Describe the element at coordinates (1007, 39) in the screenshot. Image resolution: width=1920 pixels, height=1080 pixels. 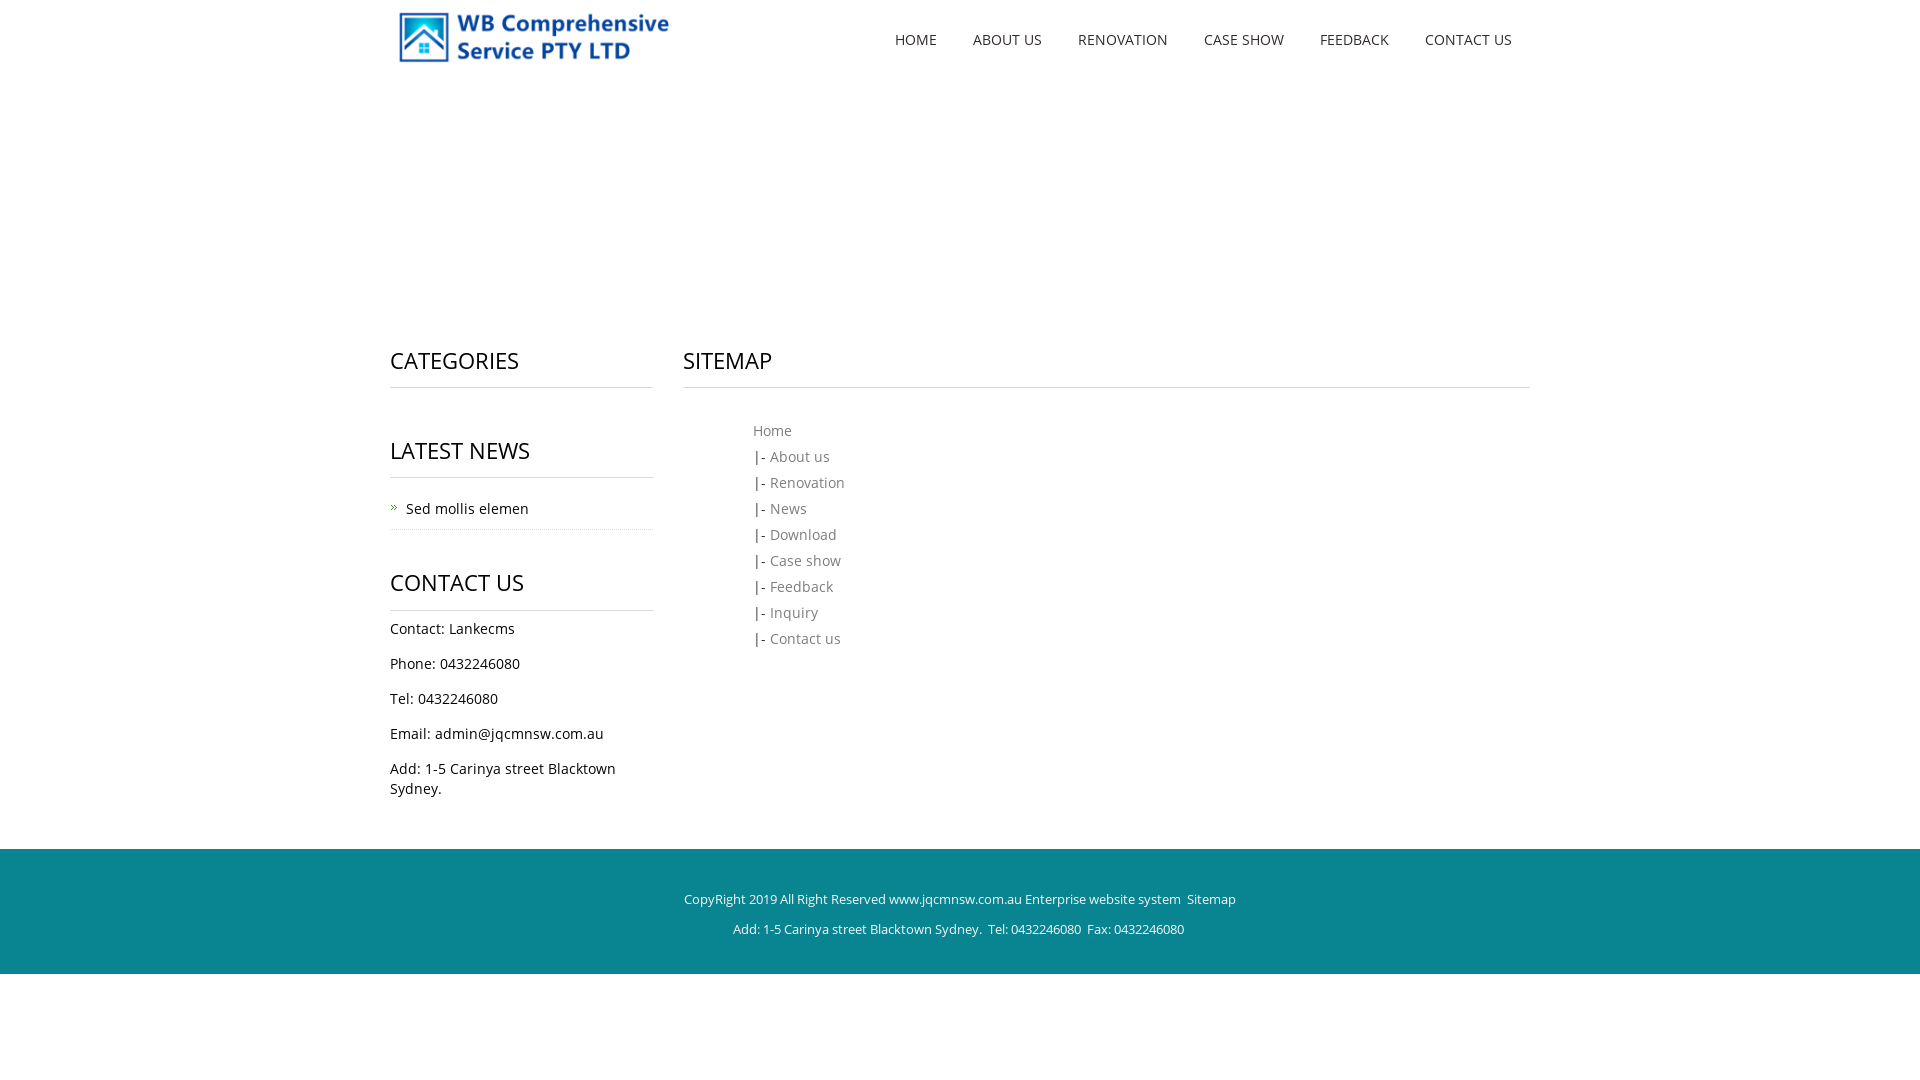
I see `'ABOUT US'` at that location.